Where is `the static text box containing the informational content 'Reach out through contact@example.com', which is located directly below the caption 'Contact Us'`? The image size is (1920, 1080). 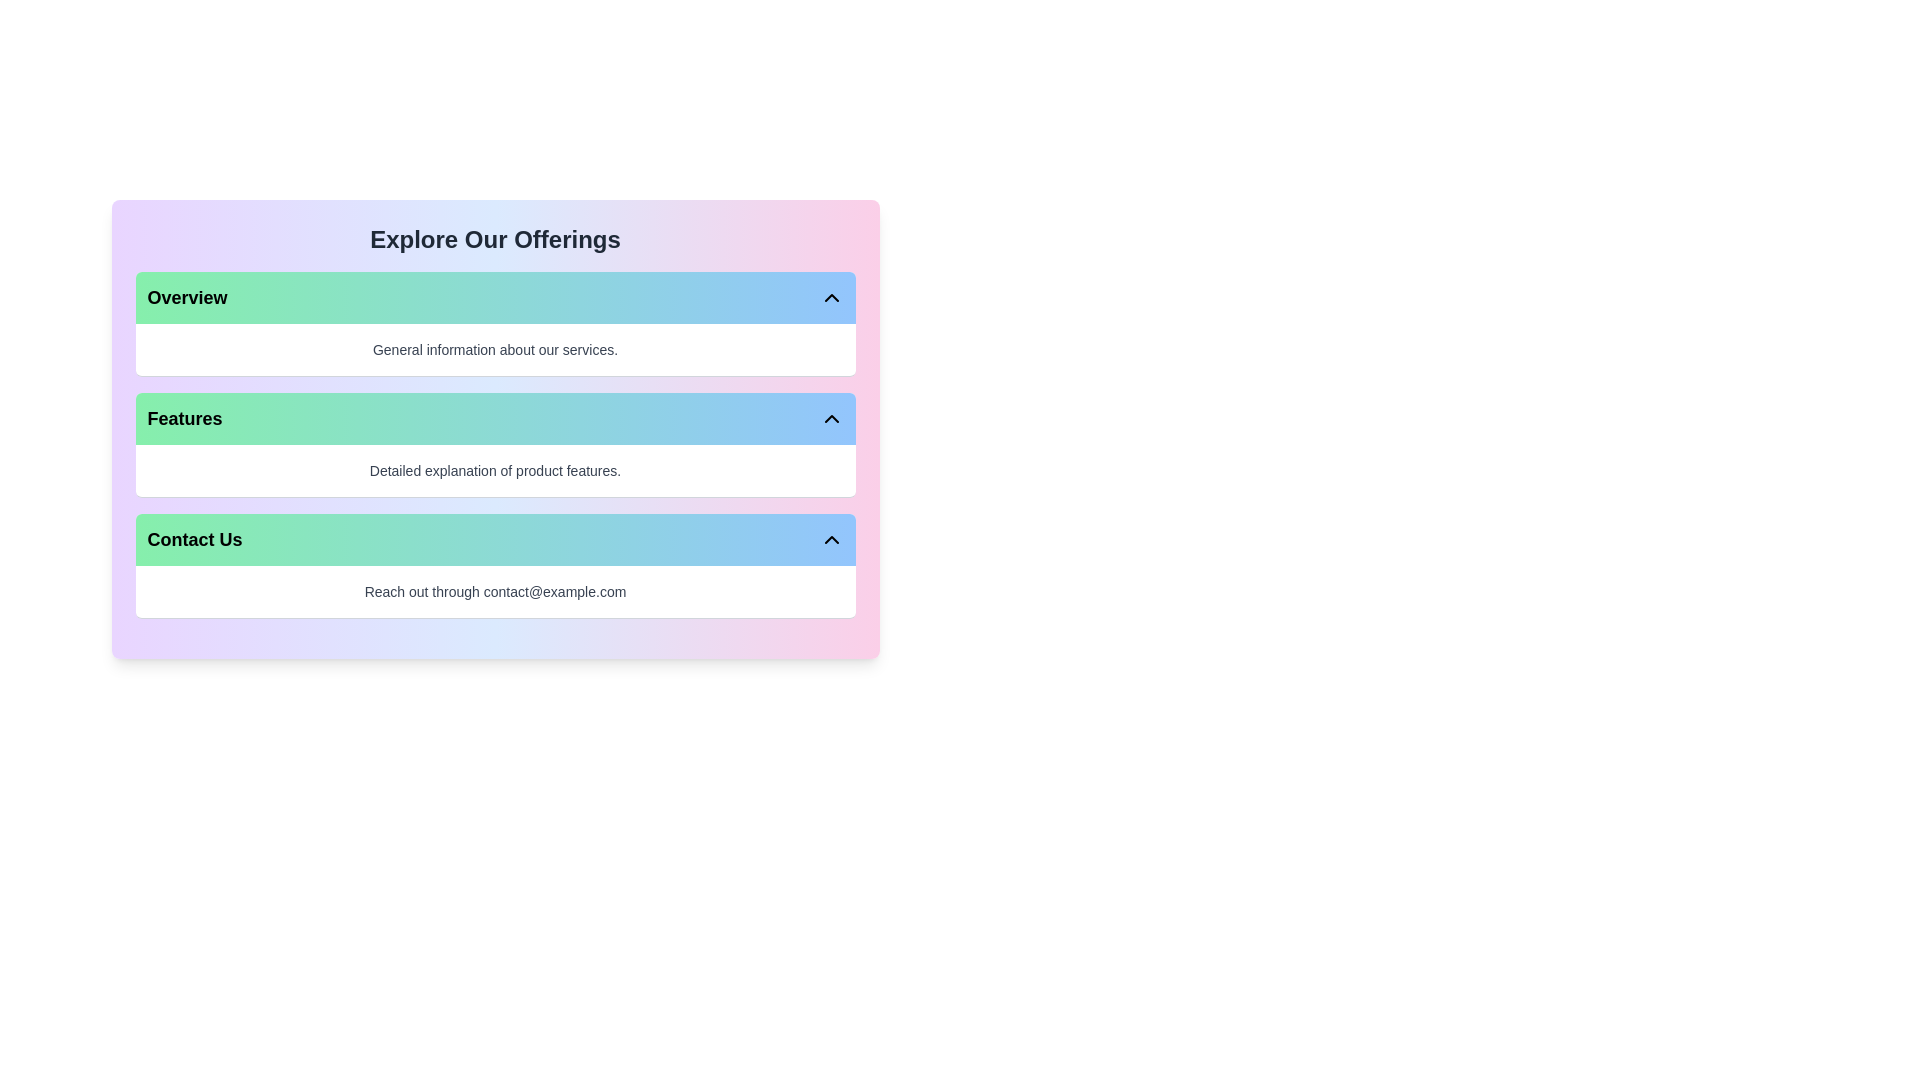
the static text box containing the informational content 'Reach out through contact@example.com', which is located directly below the caption 'Contact Us' is located at coordinates (495, 590).